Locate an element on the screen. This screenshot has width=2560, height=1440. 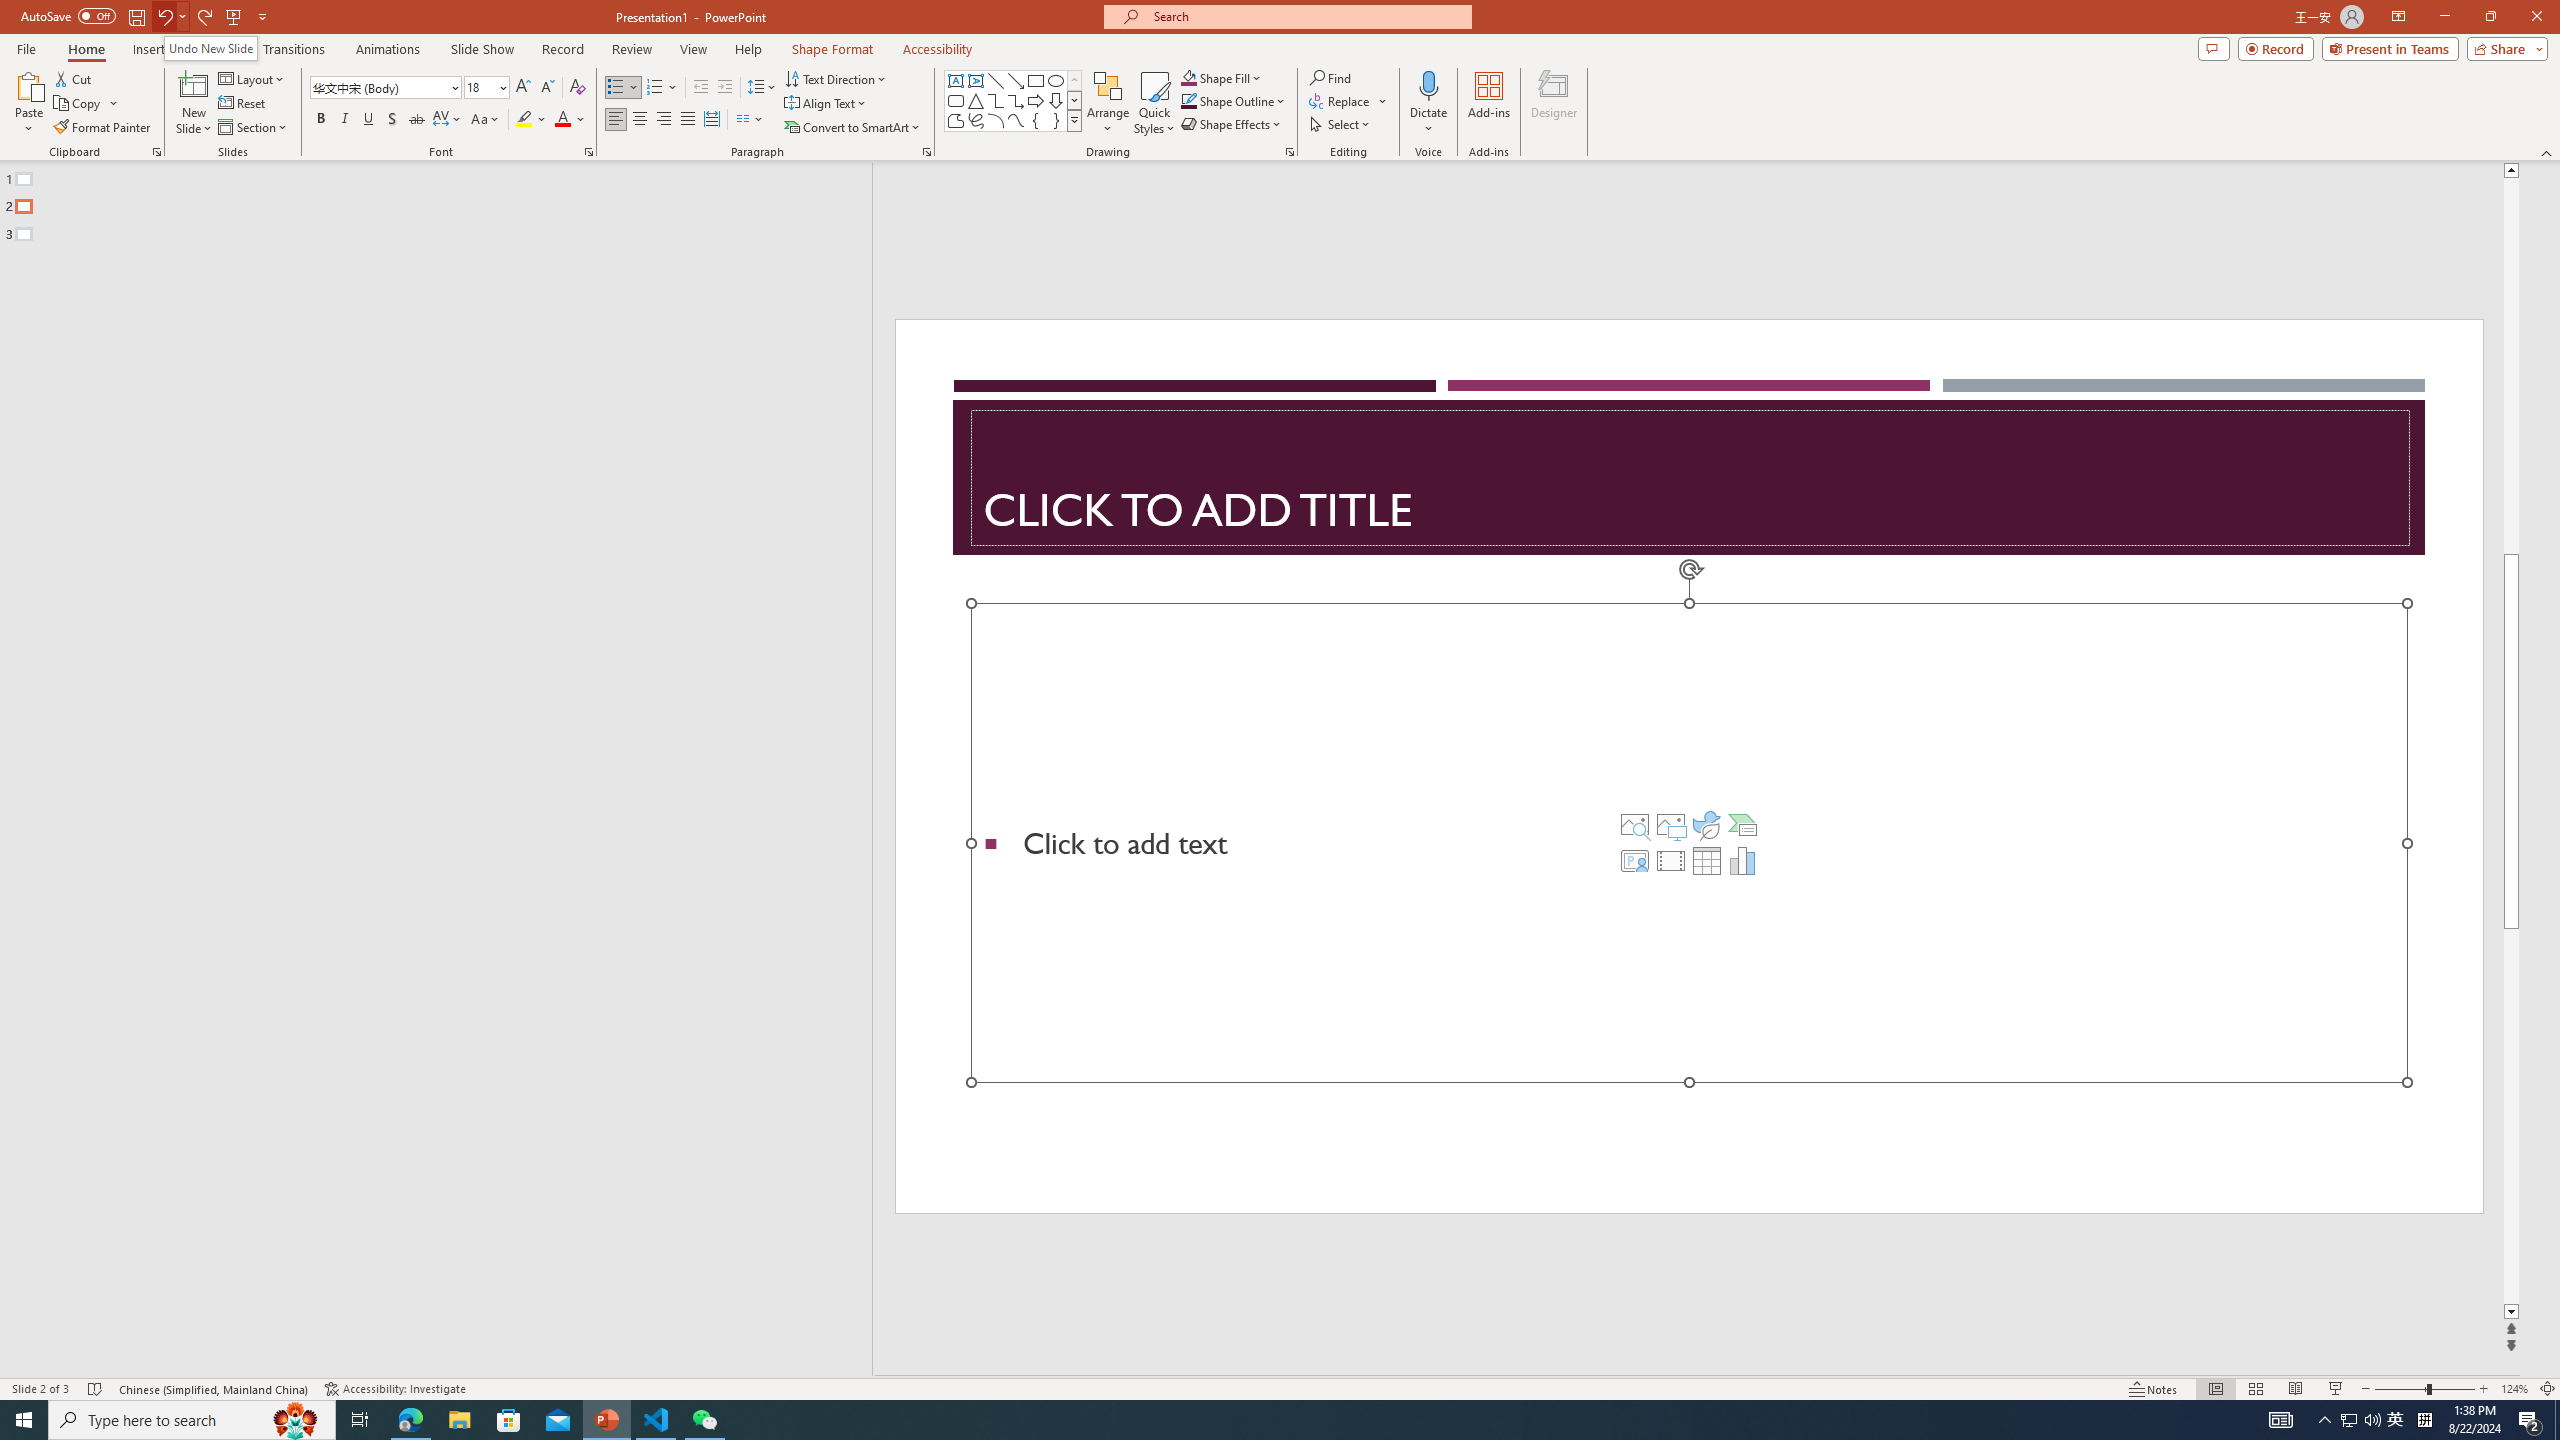
'Undo New Slide' is located at coordinates (211, 47).